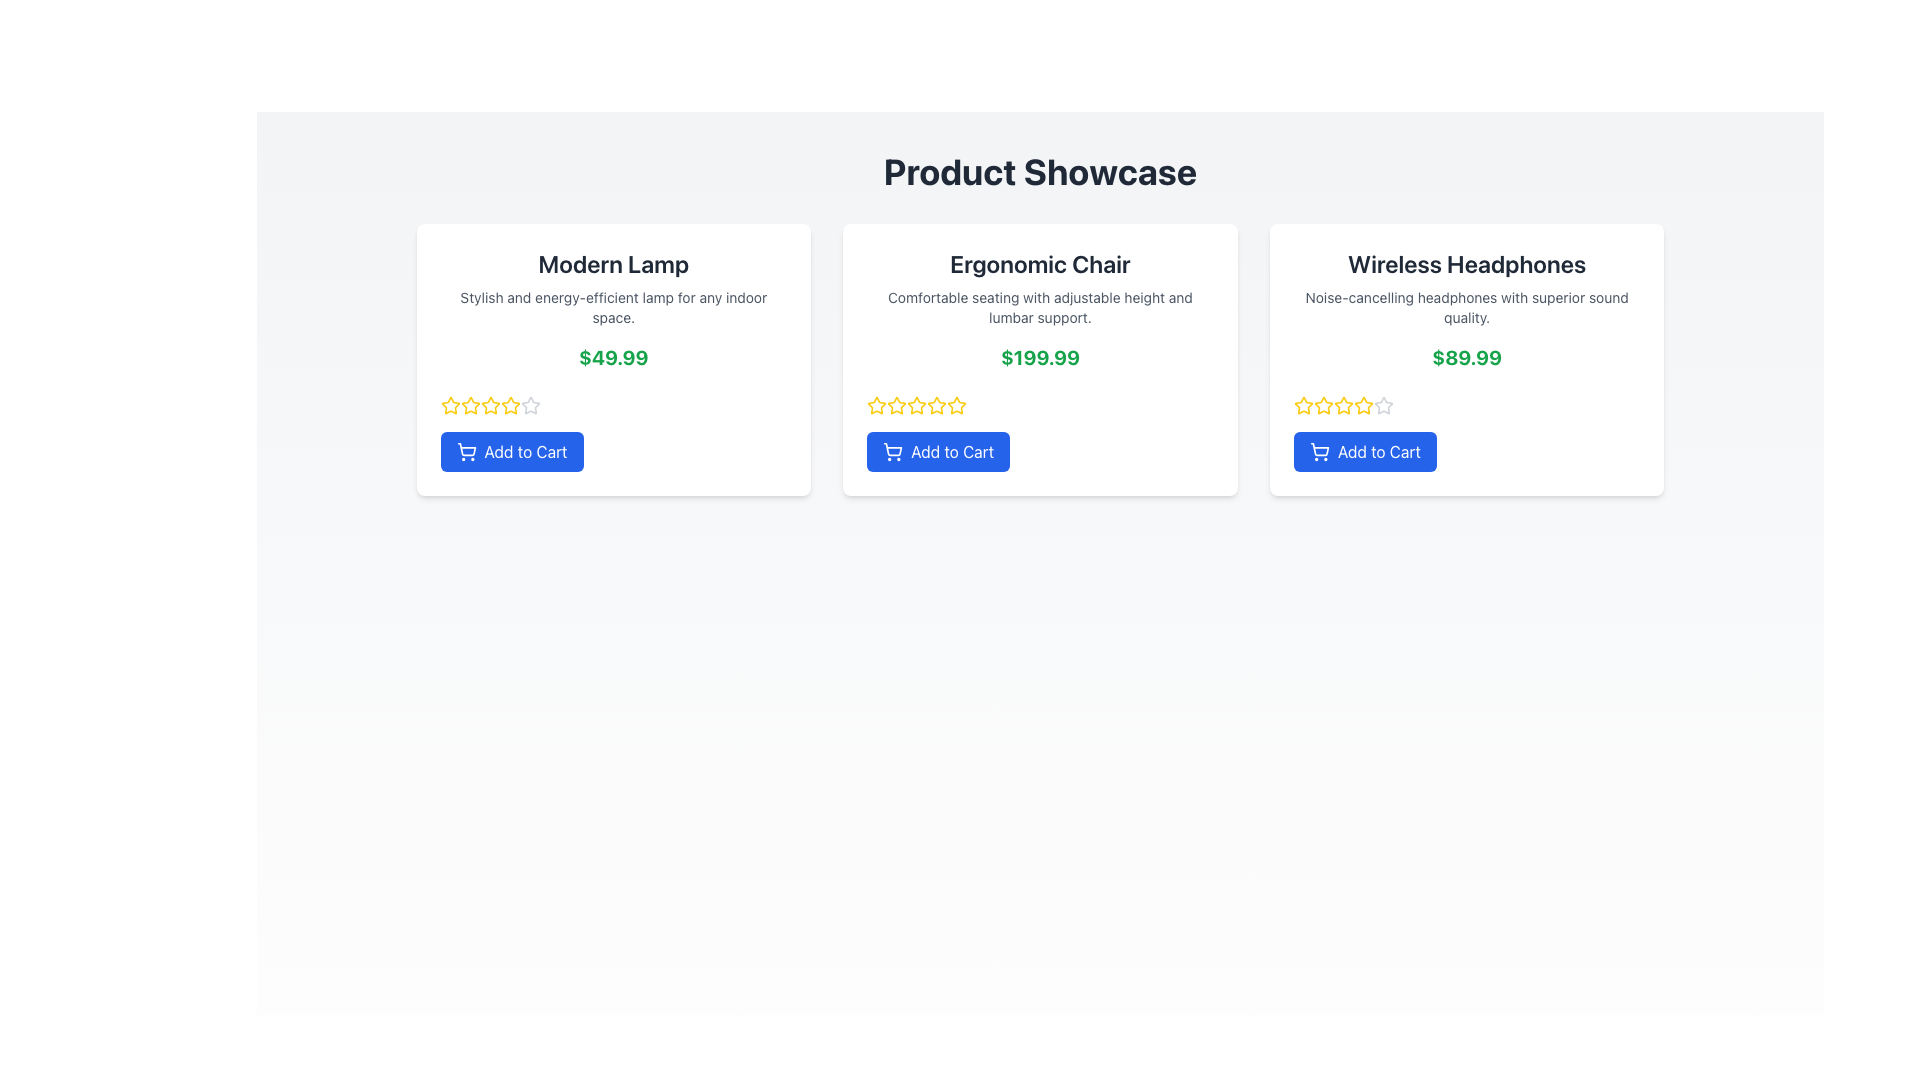 This screenshot has height=1080, width=1920. I want to click on the text label displaying the price '$199.99' in bold, large, green-colored font, located below the product description of the 'Ergonomic Chair', so click(1040, 357).